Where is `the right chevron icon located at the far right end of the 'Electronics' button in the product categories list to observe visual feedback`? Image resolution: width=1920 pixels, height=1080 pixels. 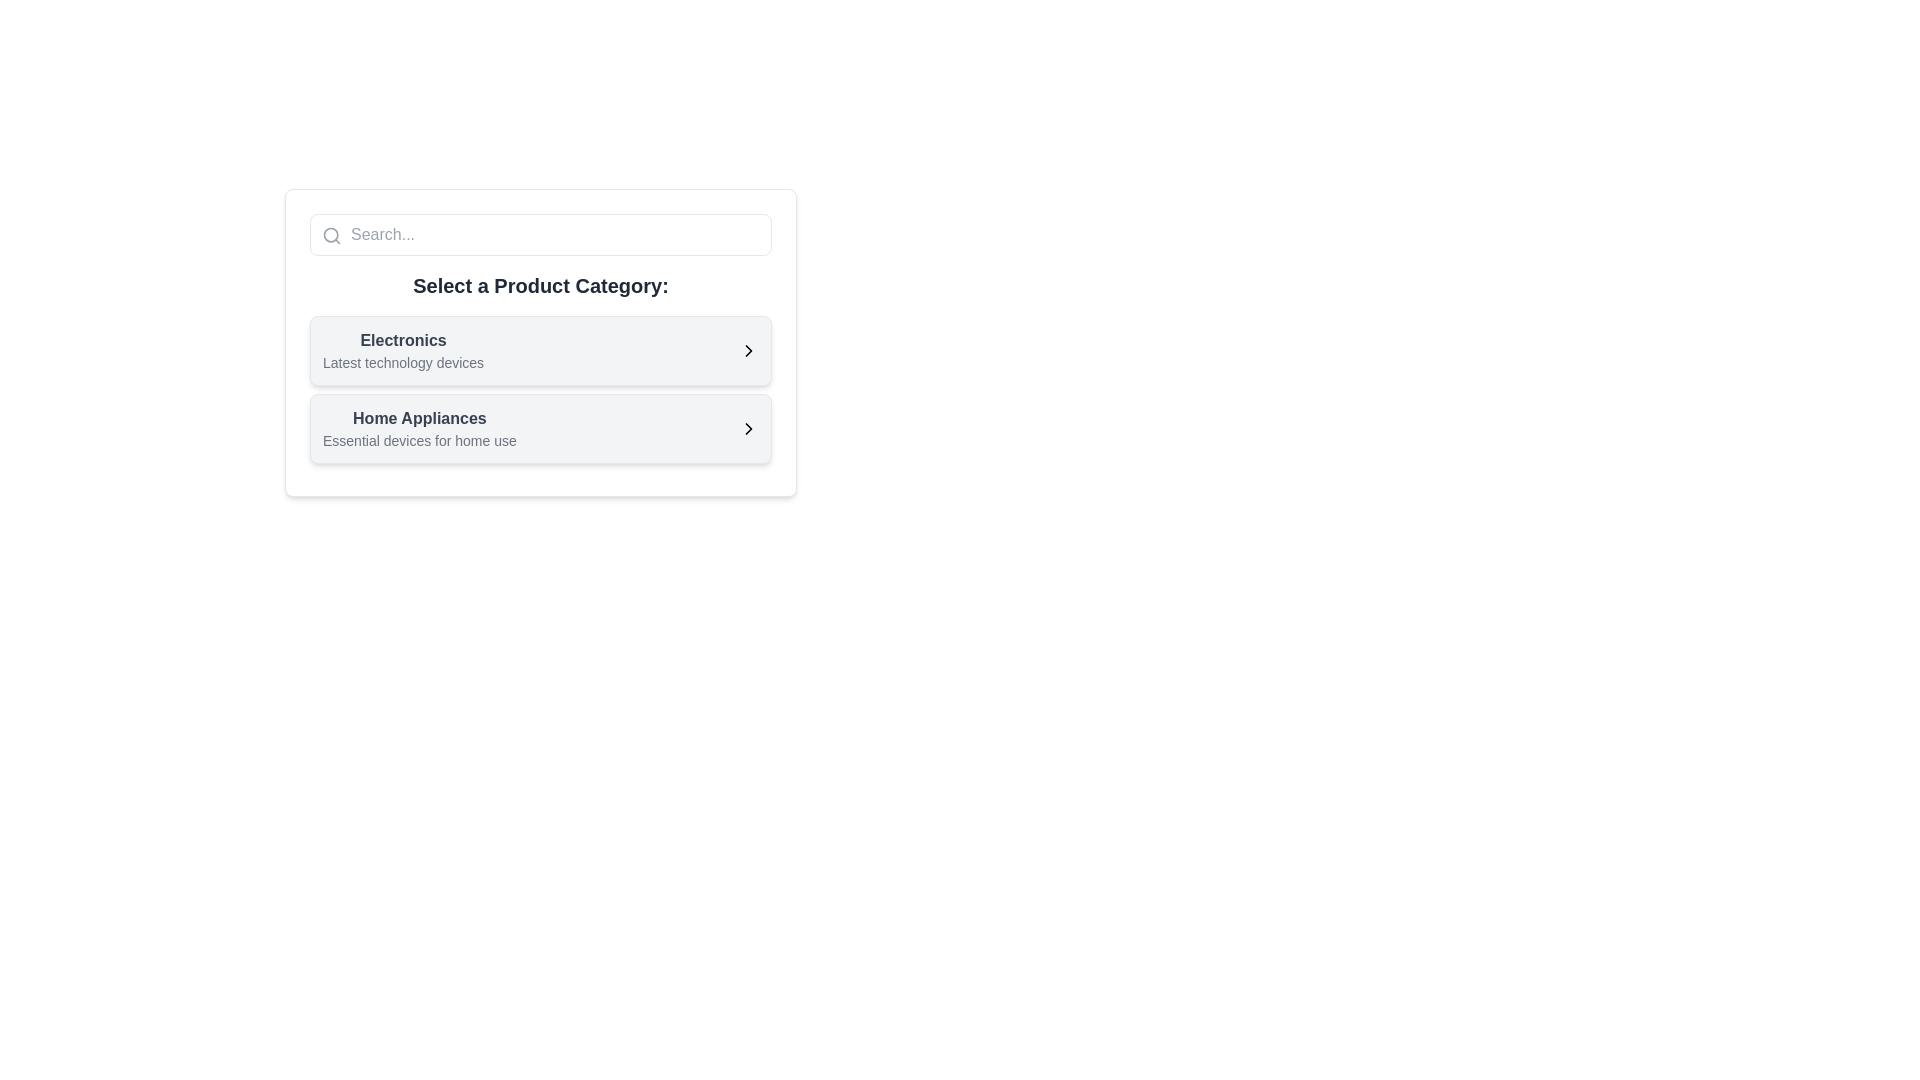
the right chevron icon located at the far right end of the 'Electronics' button in the product categories list to observe visual feedback is located at coordinates (747, 350).